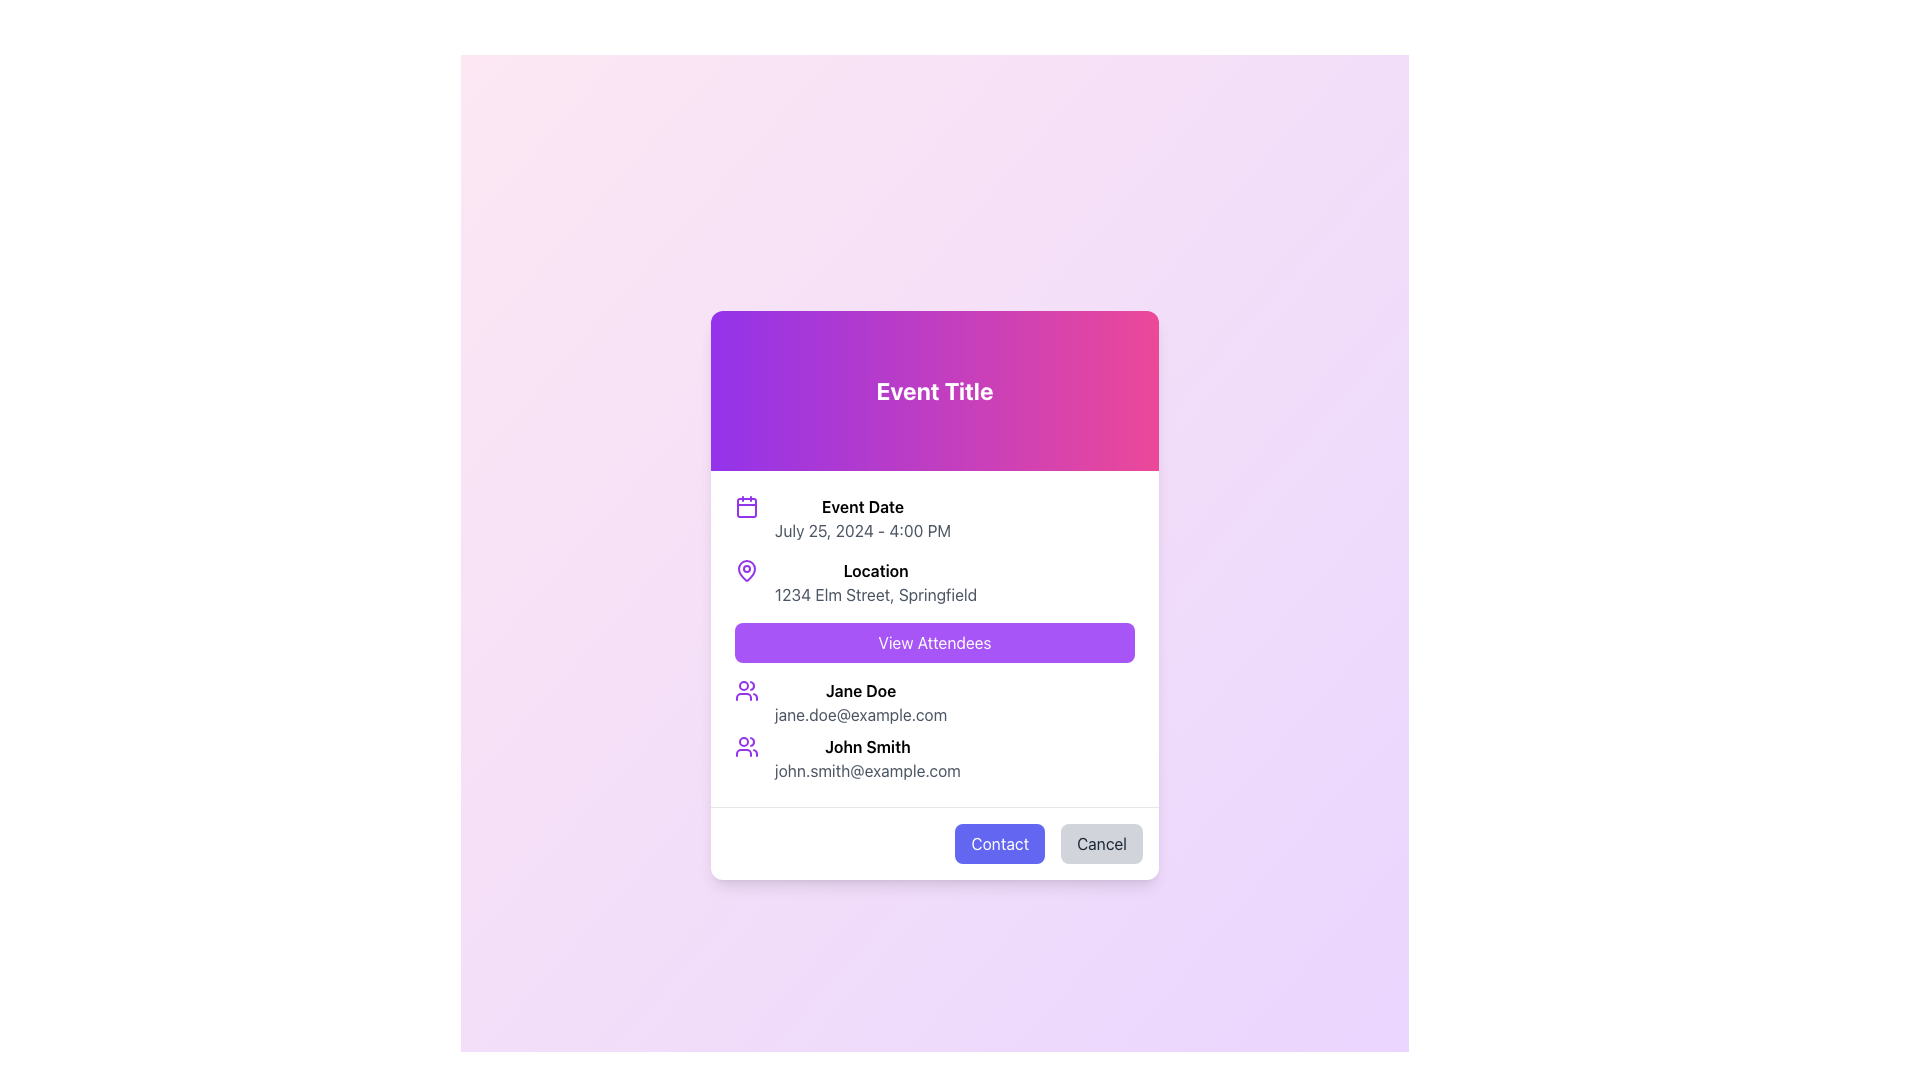 This screenshot has height=1080, width=1920. I want to click on the bolded text label displaying 'John Smith', which is located in the second row of user information, above the email address 'john.smith@example.com', so click(868, 746).